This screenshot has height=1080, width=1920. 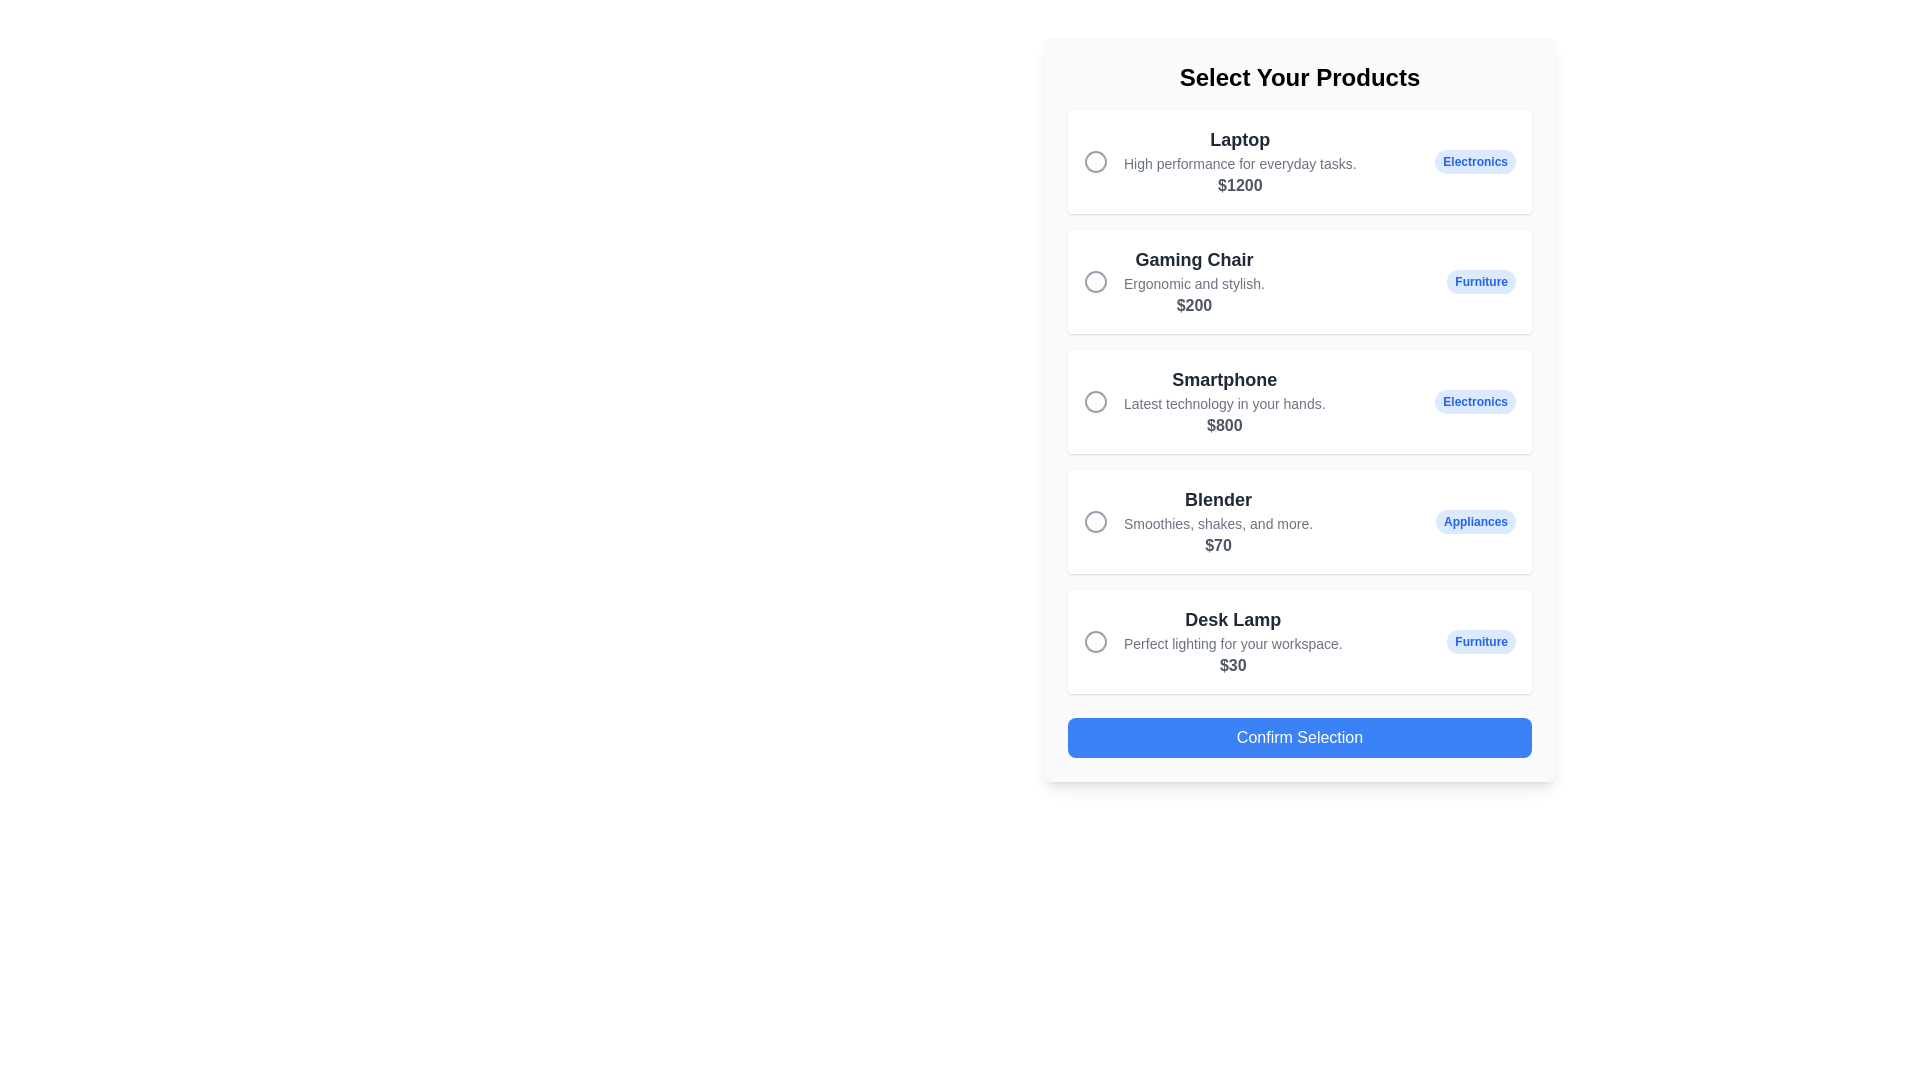 What do you see at coordinates (1198, 520) in the screenshot?
I see `the selectable circle for the 'Blender' product information, which is the fourth item in a vertical list of products` at bounding box center [1198, 520].